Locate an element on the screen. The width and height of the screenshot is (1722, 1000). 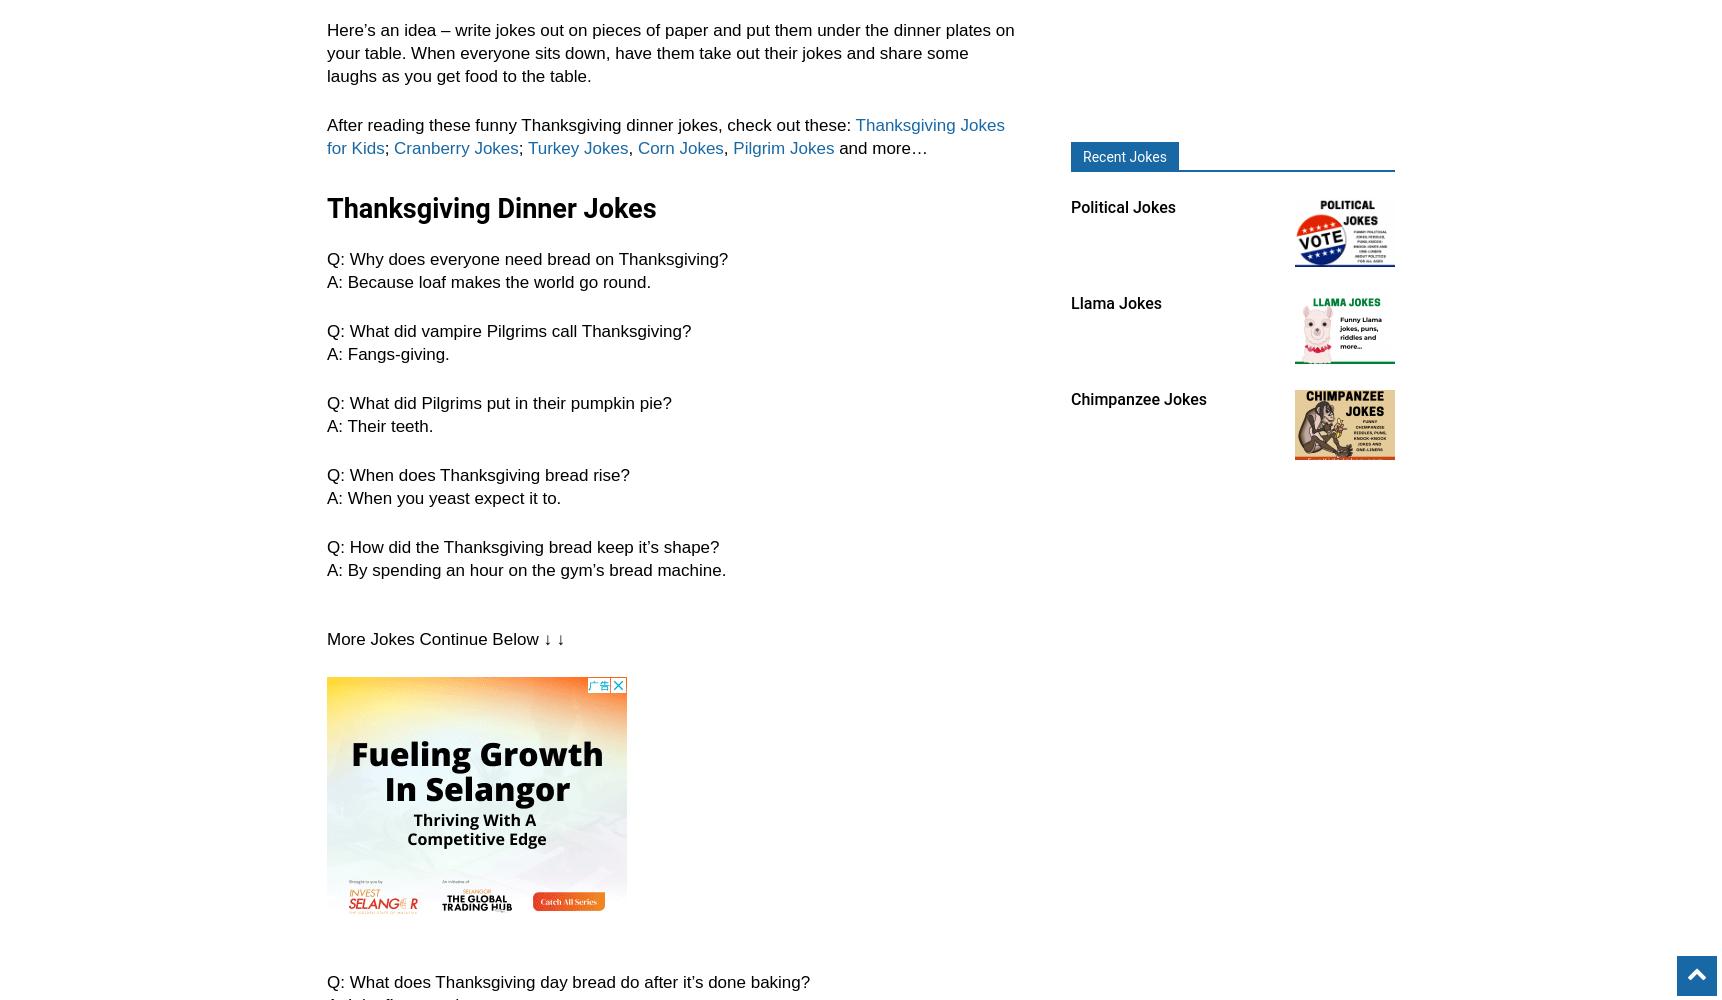
'Q: How did the Thanksgiving bread keep it’s shape?' is located at coordinates (326, 547).